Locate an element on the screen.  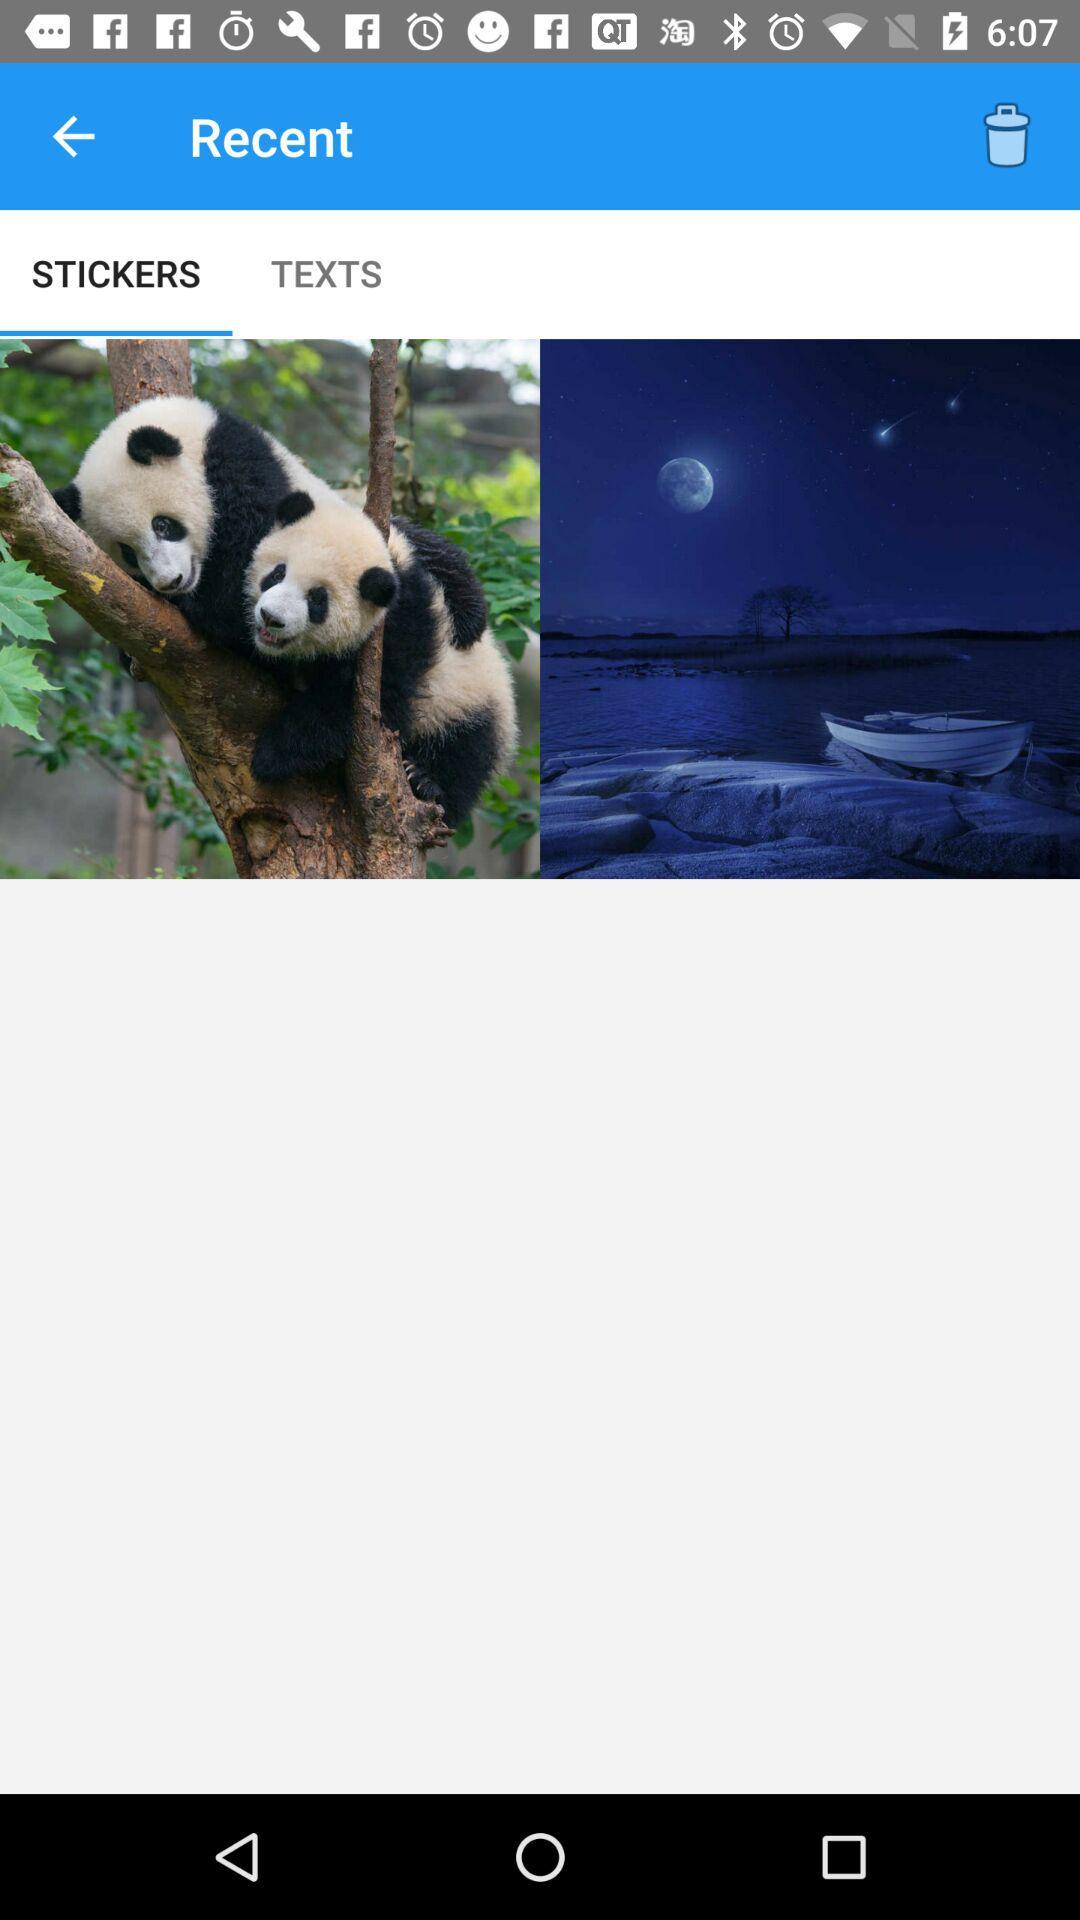
the icon next to the recent is located at coordinates (1006, 135).